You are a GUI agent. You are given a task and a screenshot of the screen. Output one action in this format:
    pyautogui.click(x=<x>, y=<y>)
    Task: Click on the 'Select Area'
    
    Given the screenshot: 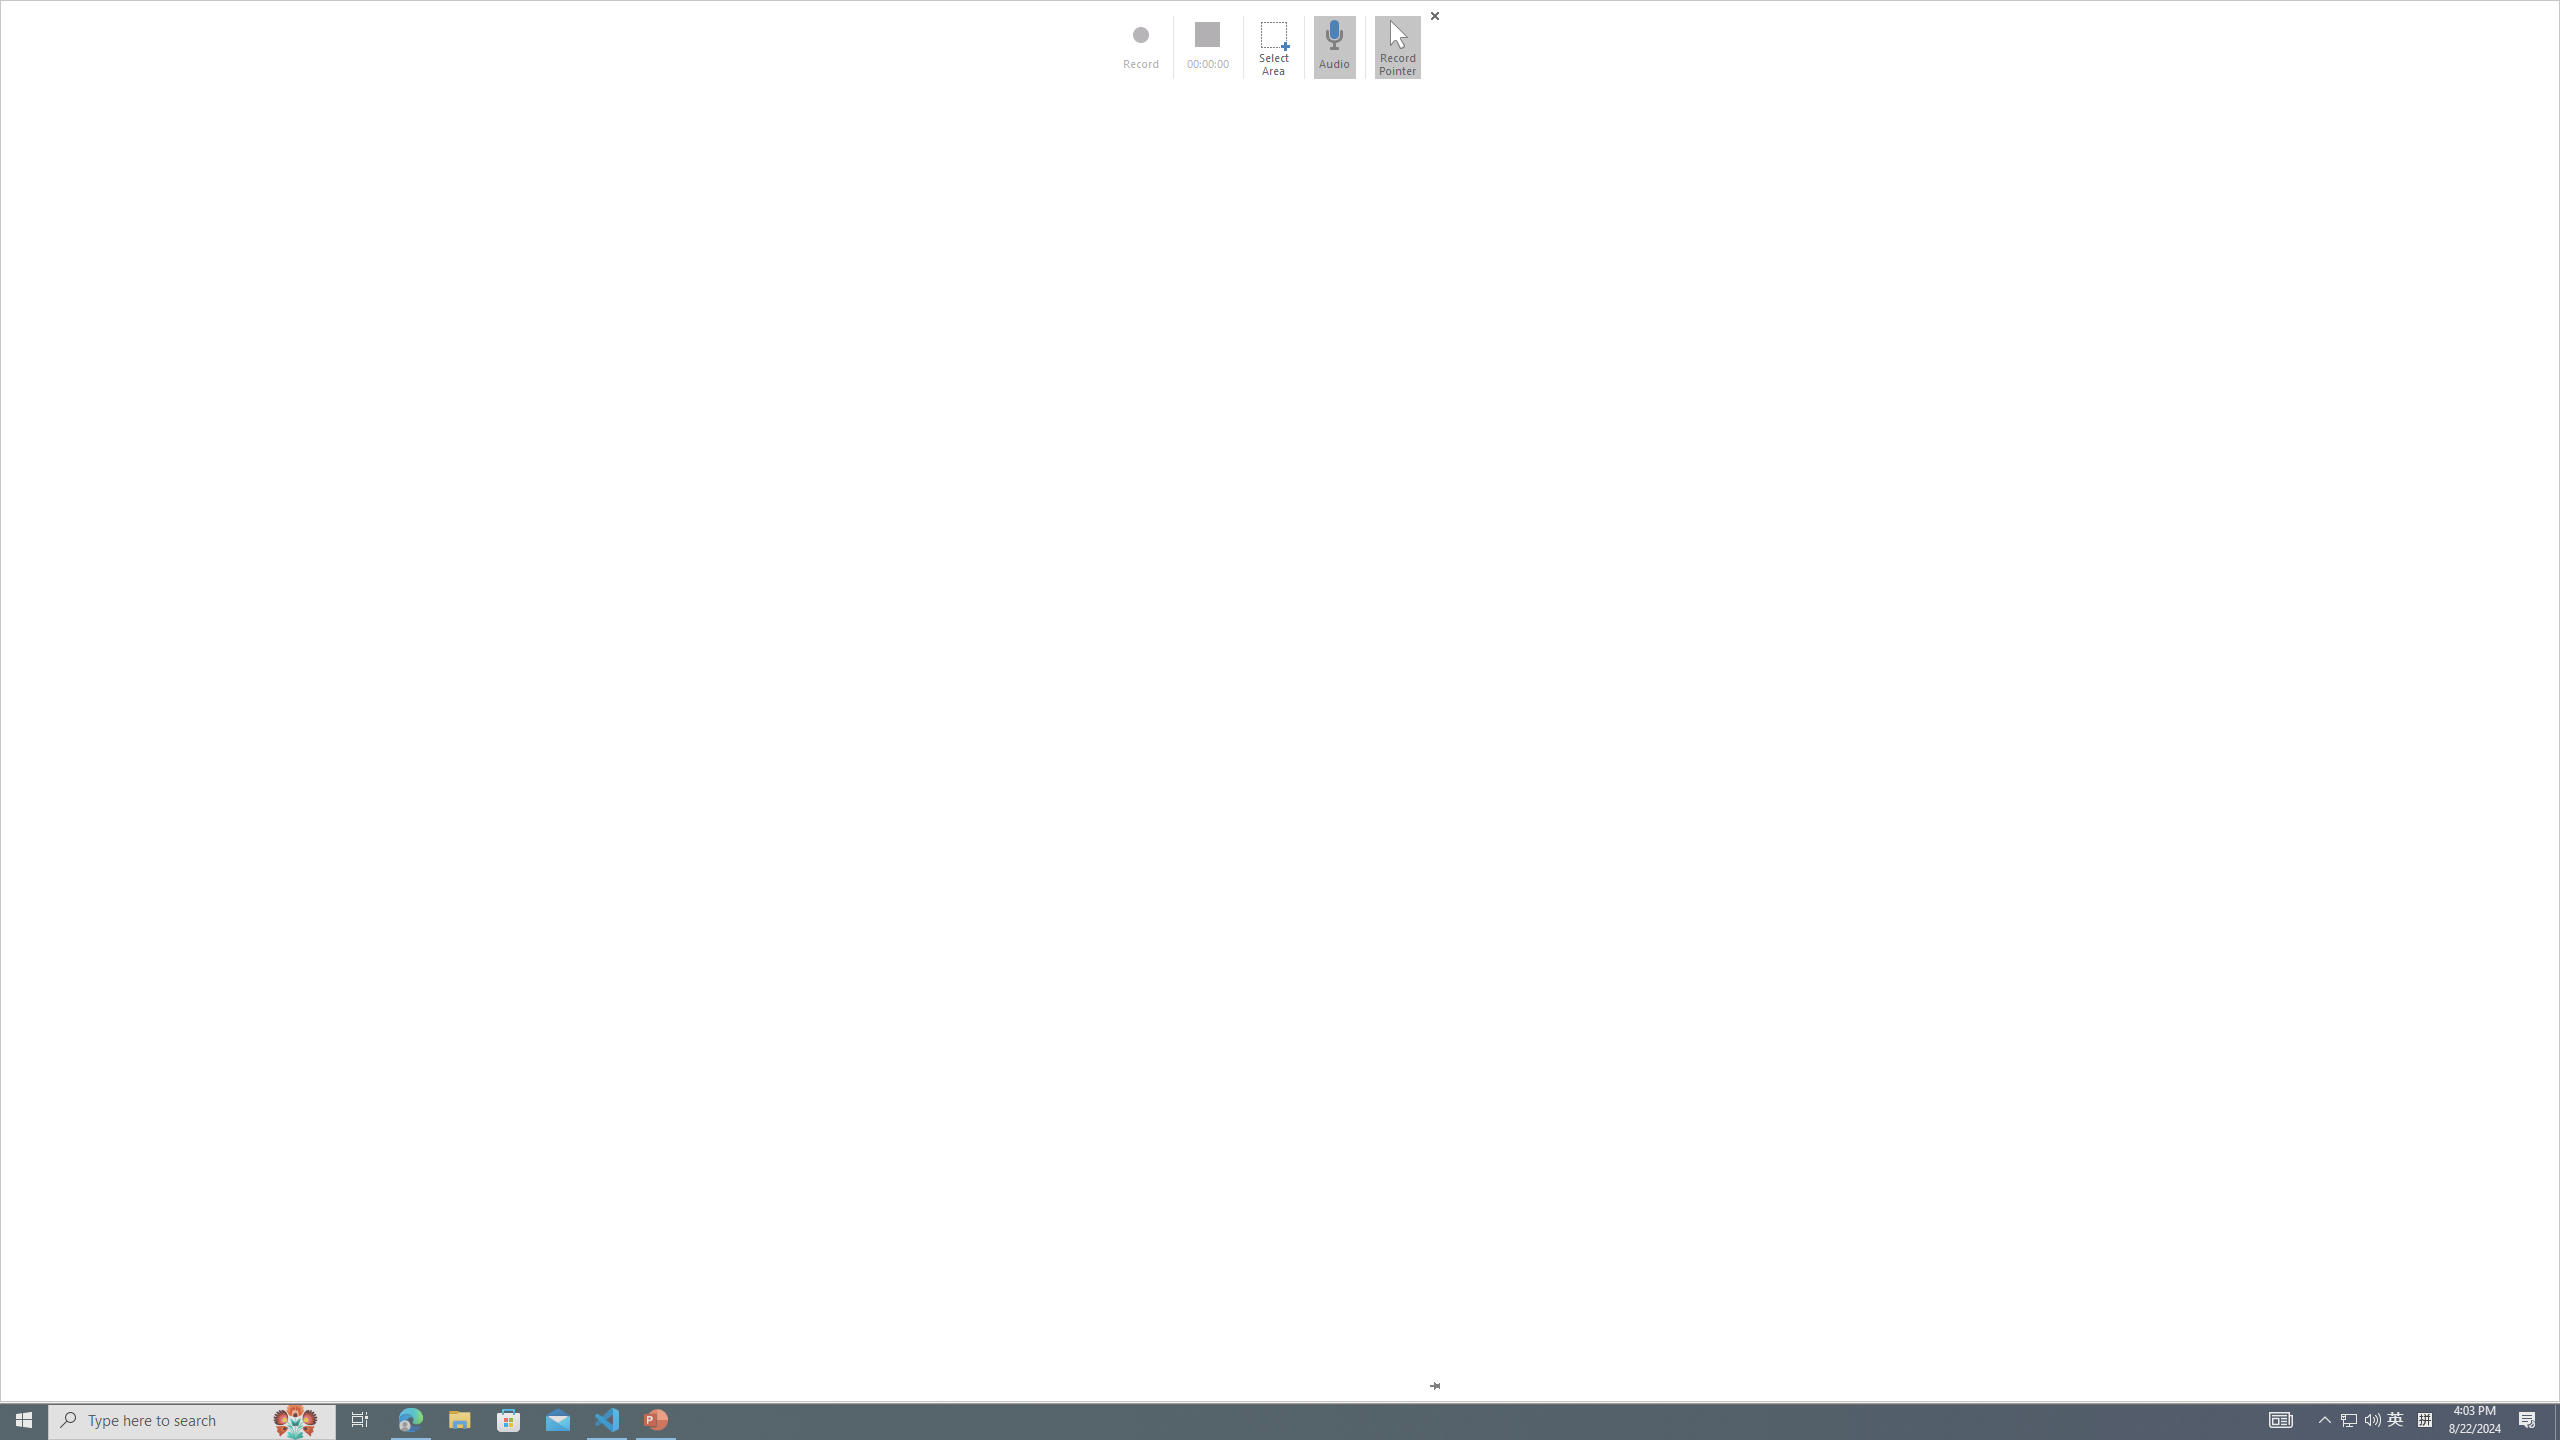 What is the action you would take?
    pyautogui.click(x=1272, y=46)
    